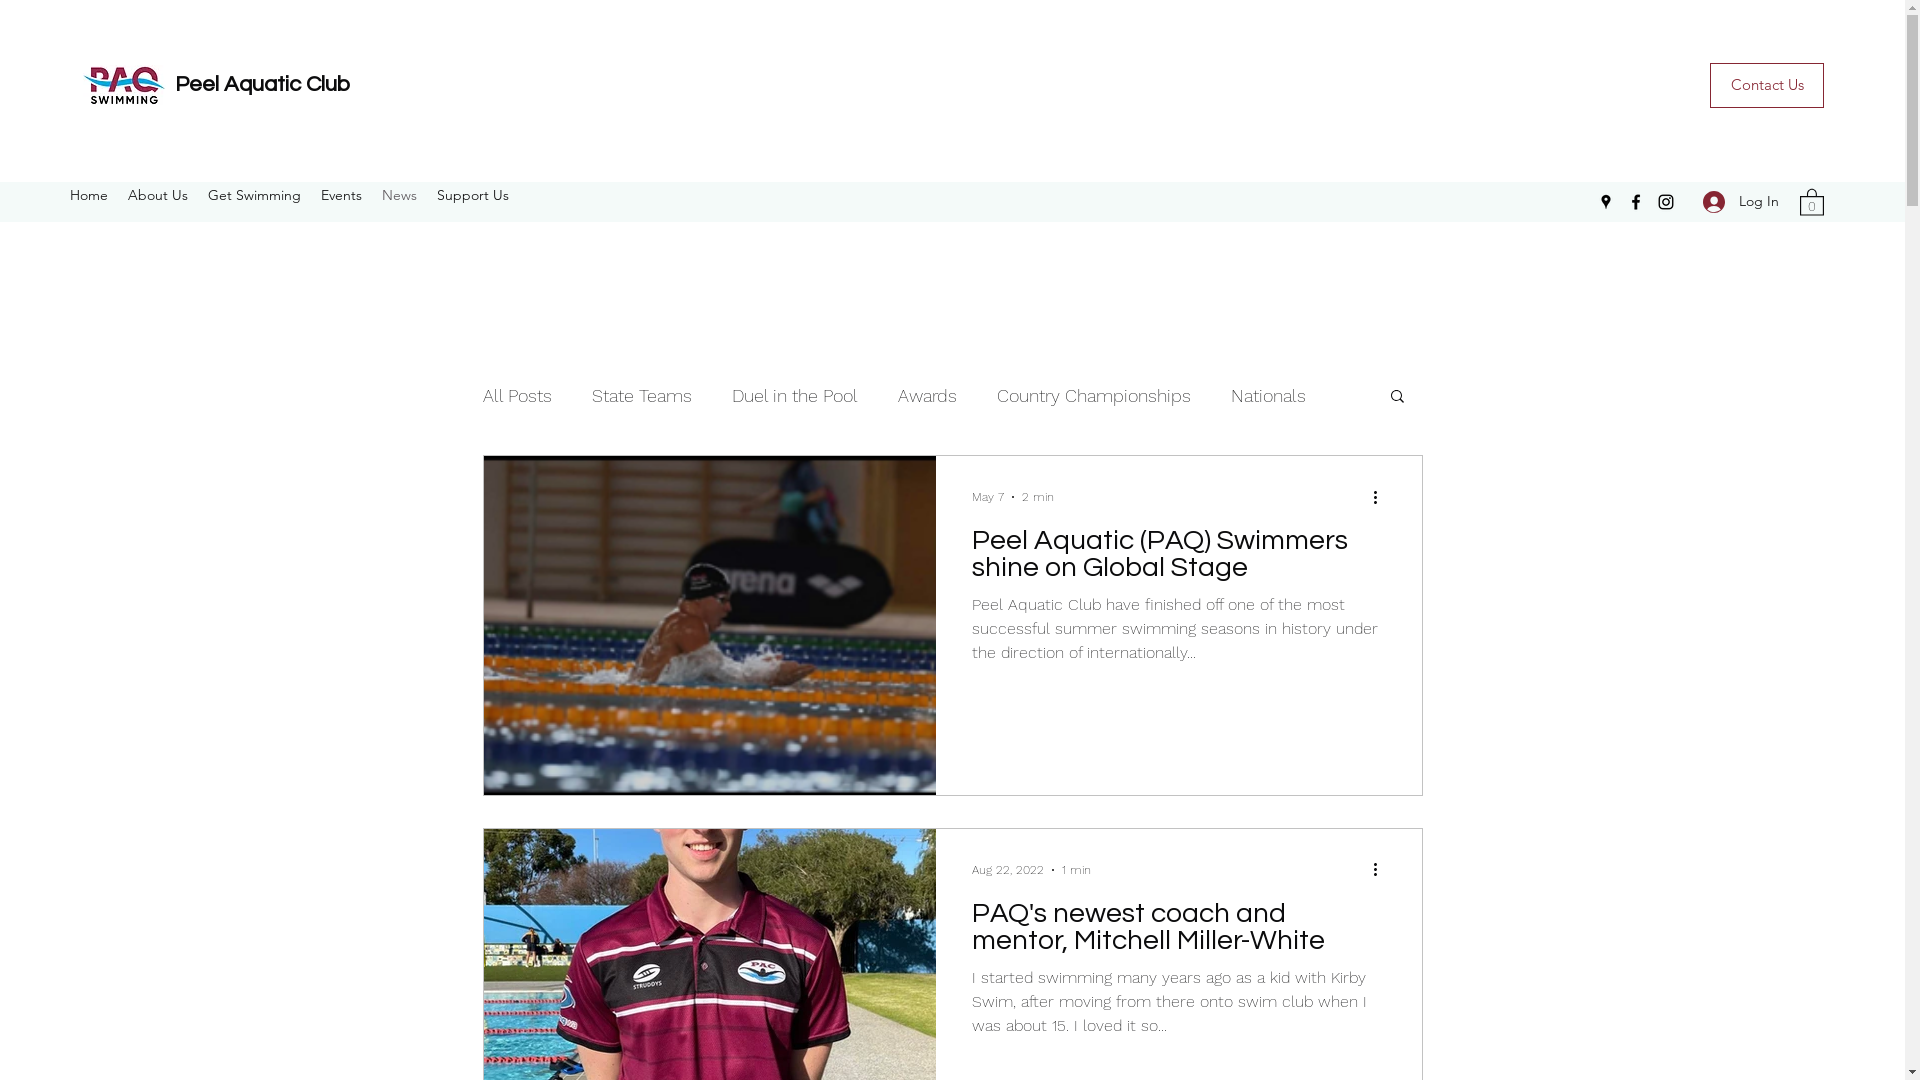 The height and width of the screenshot is (1080, 1920). I want to click on 'Contact Us', so click(1766, 84).